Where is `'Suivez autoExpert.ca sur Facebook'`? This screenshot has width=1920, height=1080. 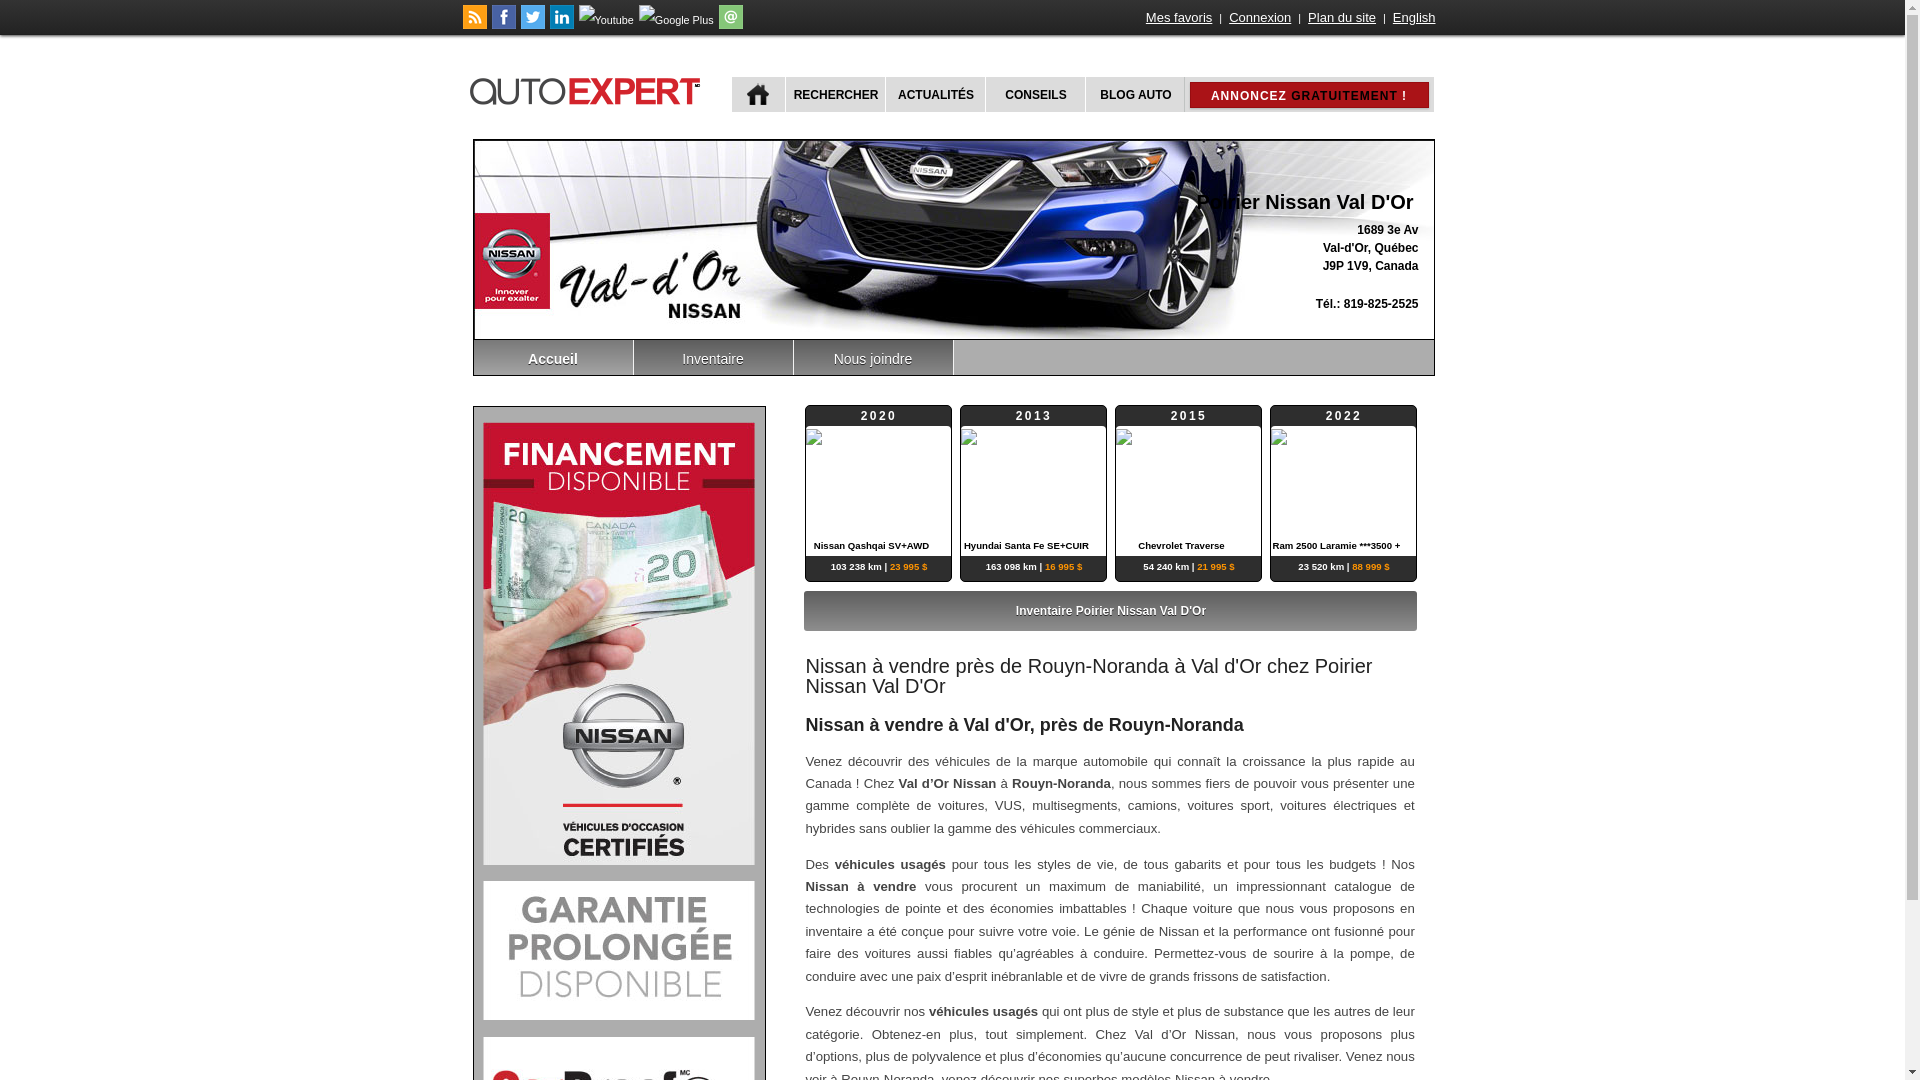 'Suivez autoExpert.ca sur Facebook' is located at coordinates (504, 24).